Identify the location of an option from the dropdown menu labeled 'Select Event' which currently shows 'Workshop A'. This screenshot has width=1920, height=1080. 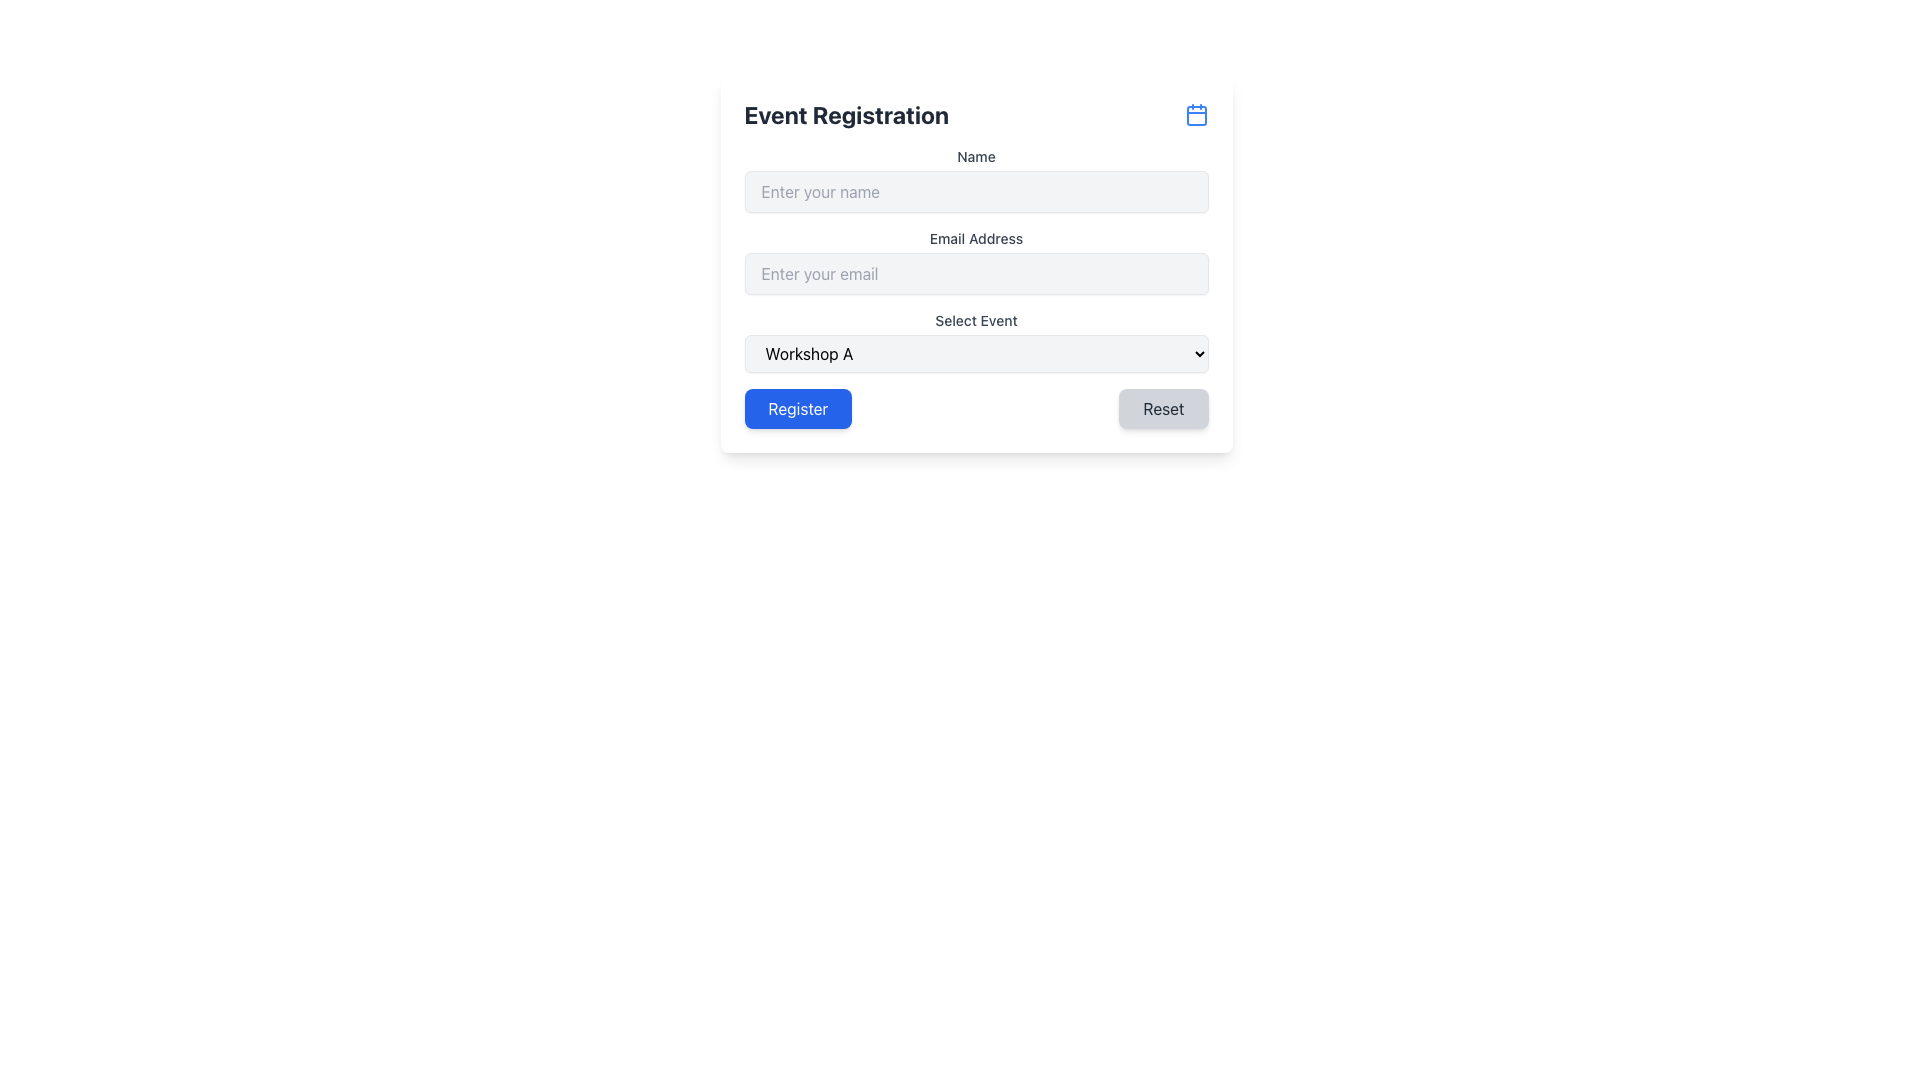
(976, 353).